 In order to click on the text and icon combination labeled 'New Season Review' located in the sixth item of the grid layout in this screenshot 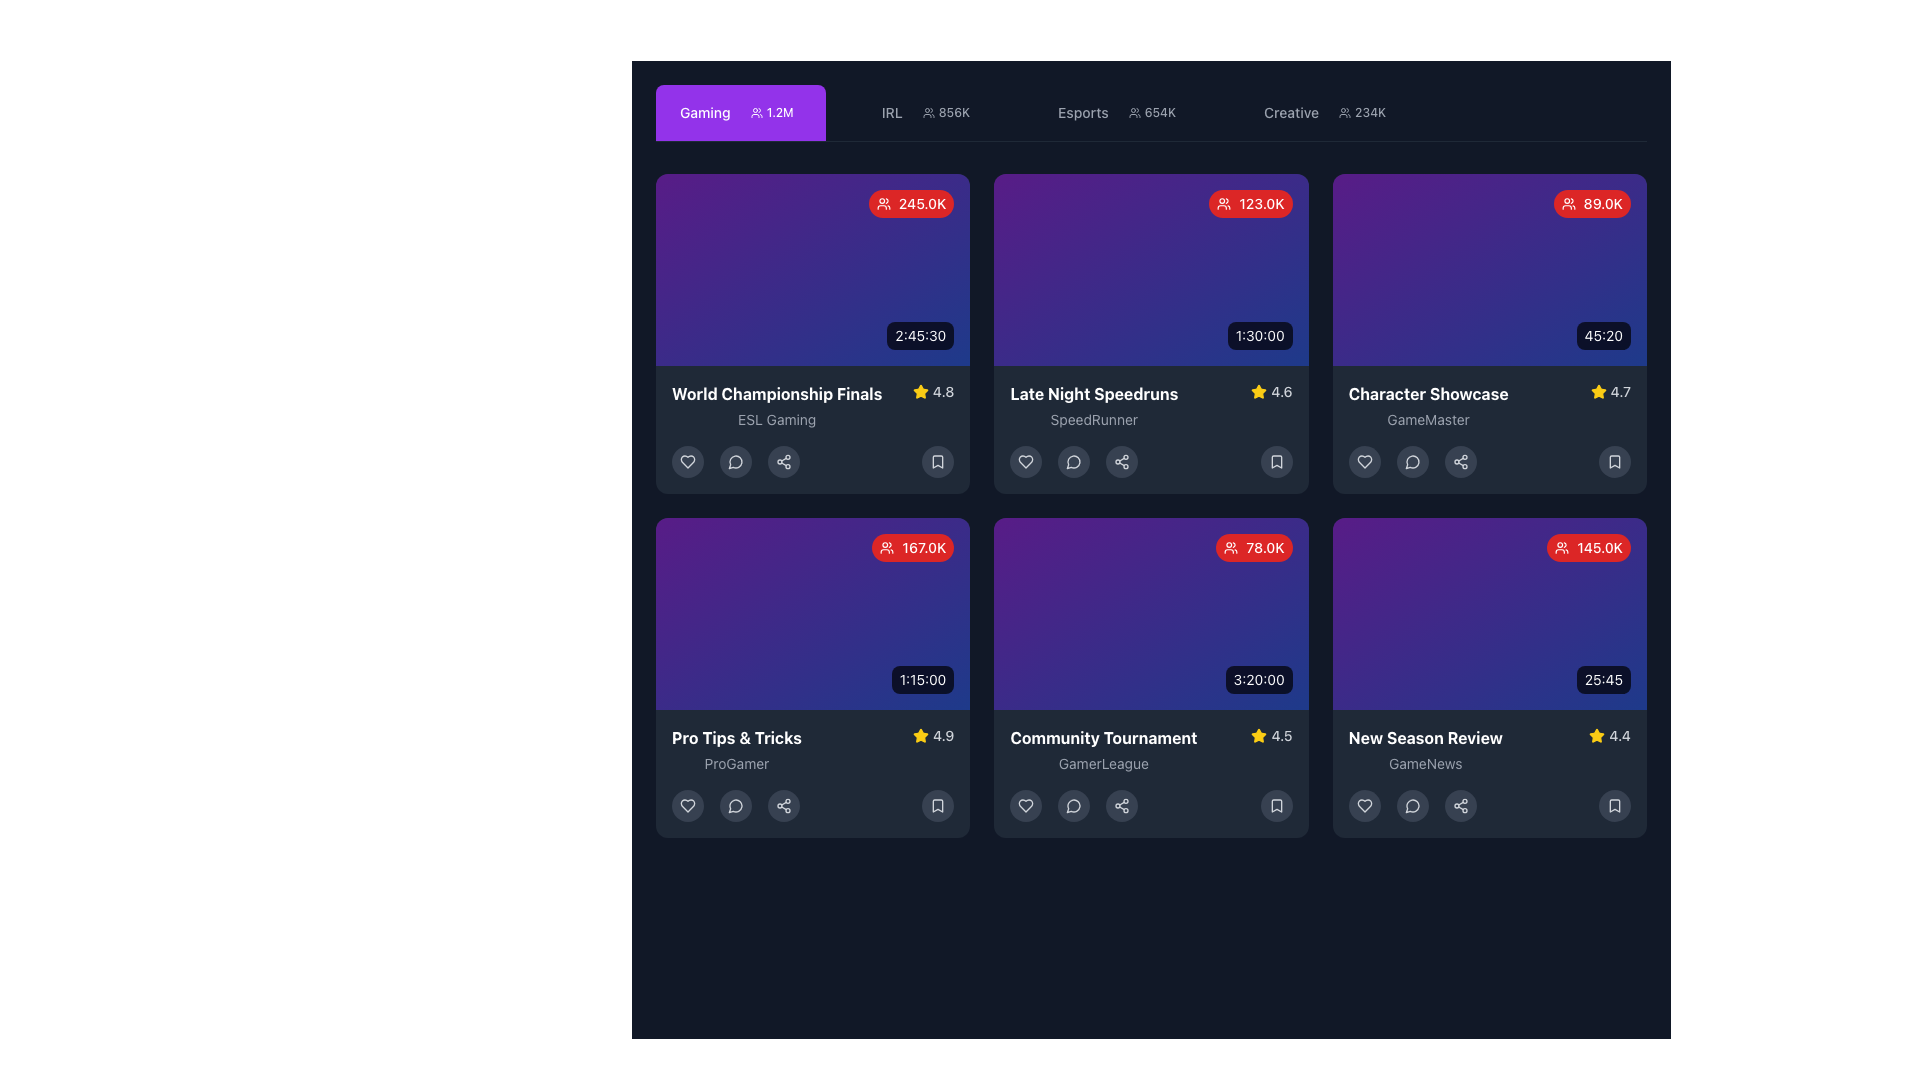, I will do `click(1489, 749)`.